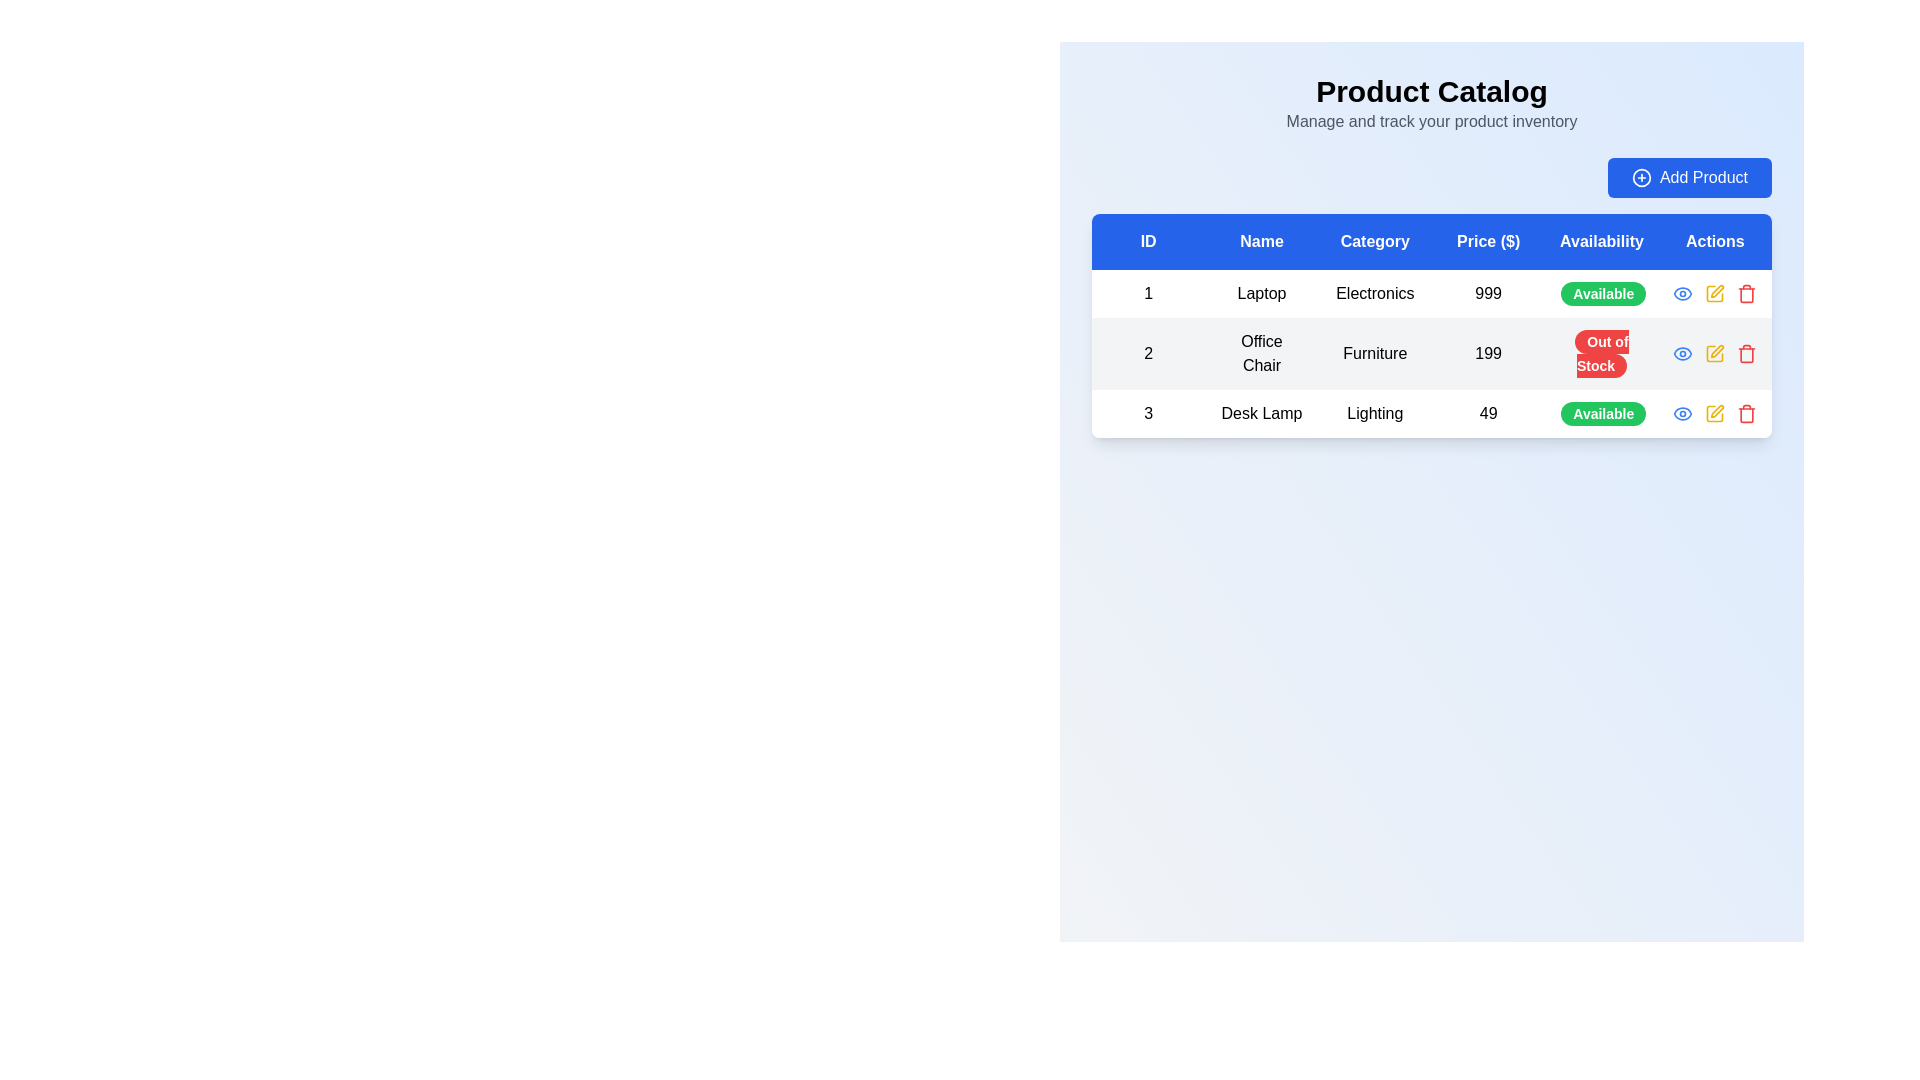 This screenshot has width=1920, height=1080. What do you see at coordinates (1602, 412) in the screenshot?
I see `the Status indicator labeled 'Available' in the Availability column of the third row for the product entry 'Desk Lamp'` at bounding box center [1602, 412].